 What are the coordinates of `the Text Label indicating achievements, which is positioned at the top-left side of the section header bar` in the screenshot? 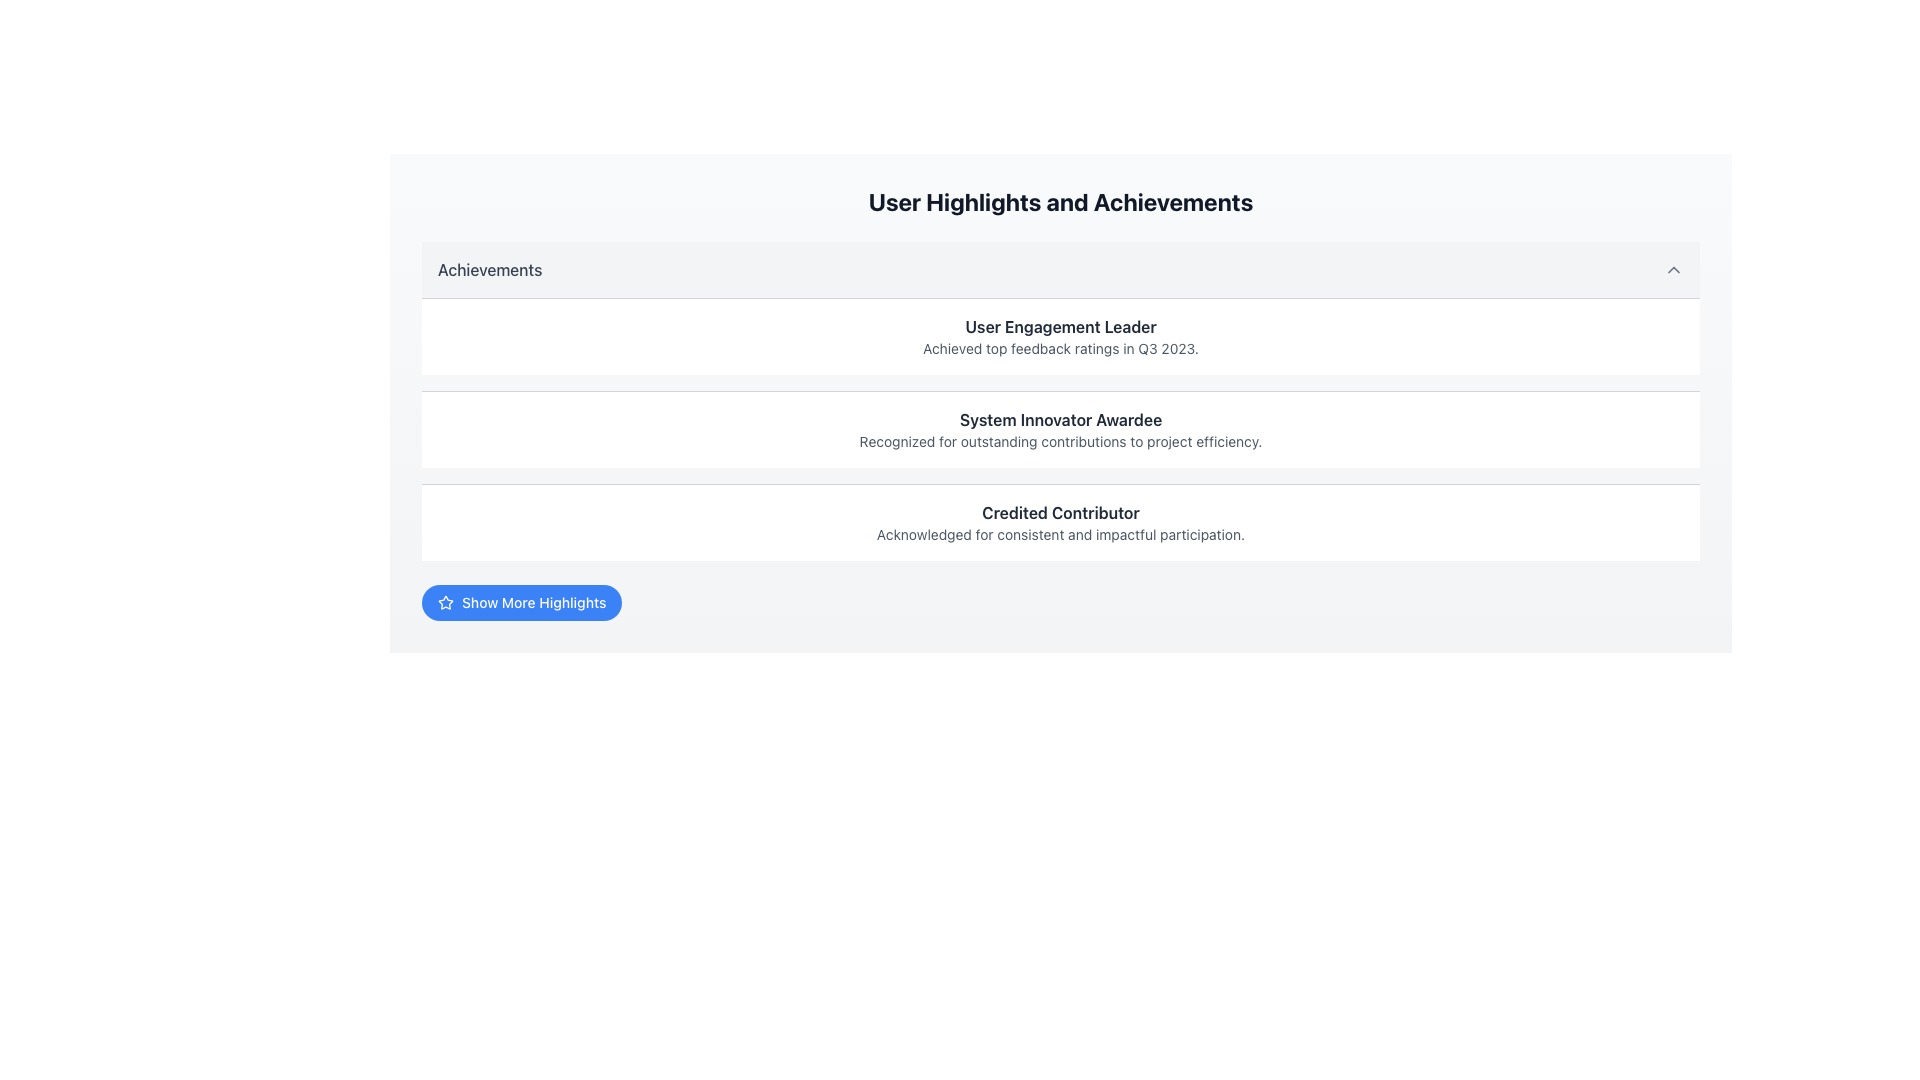 It's located at (490, 270).